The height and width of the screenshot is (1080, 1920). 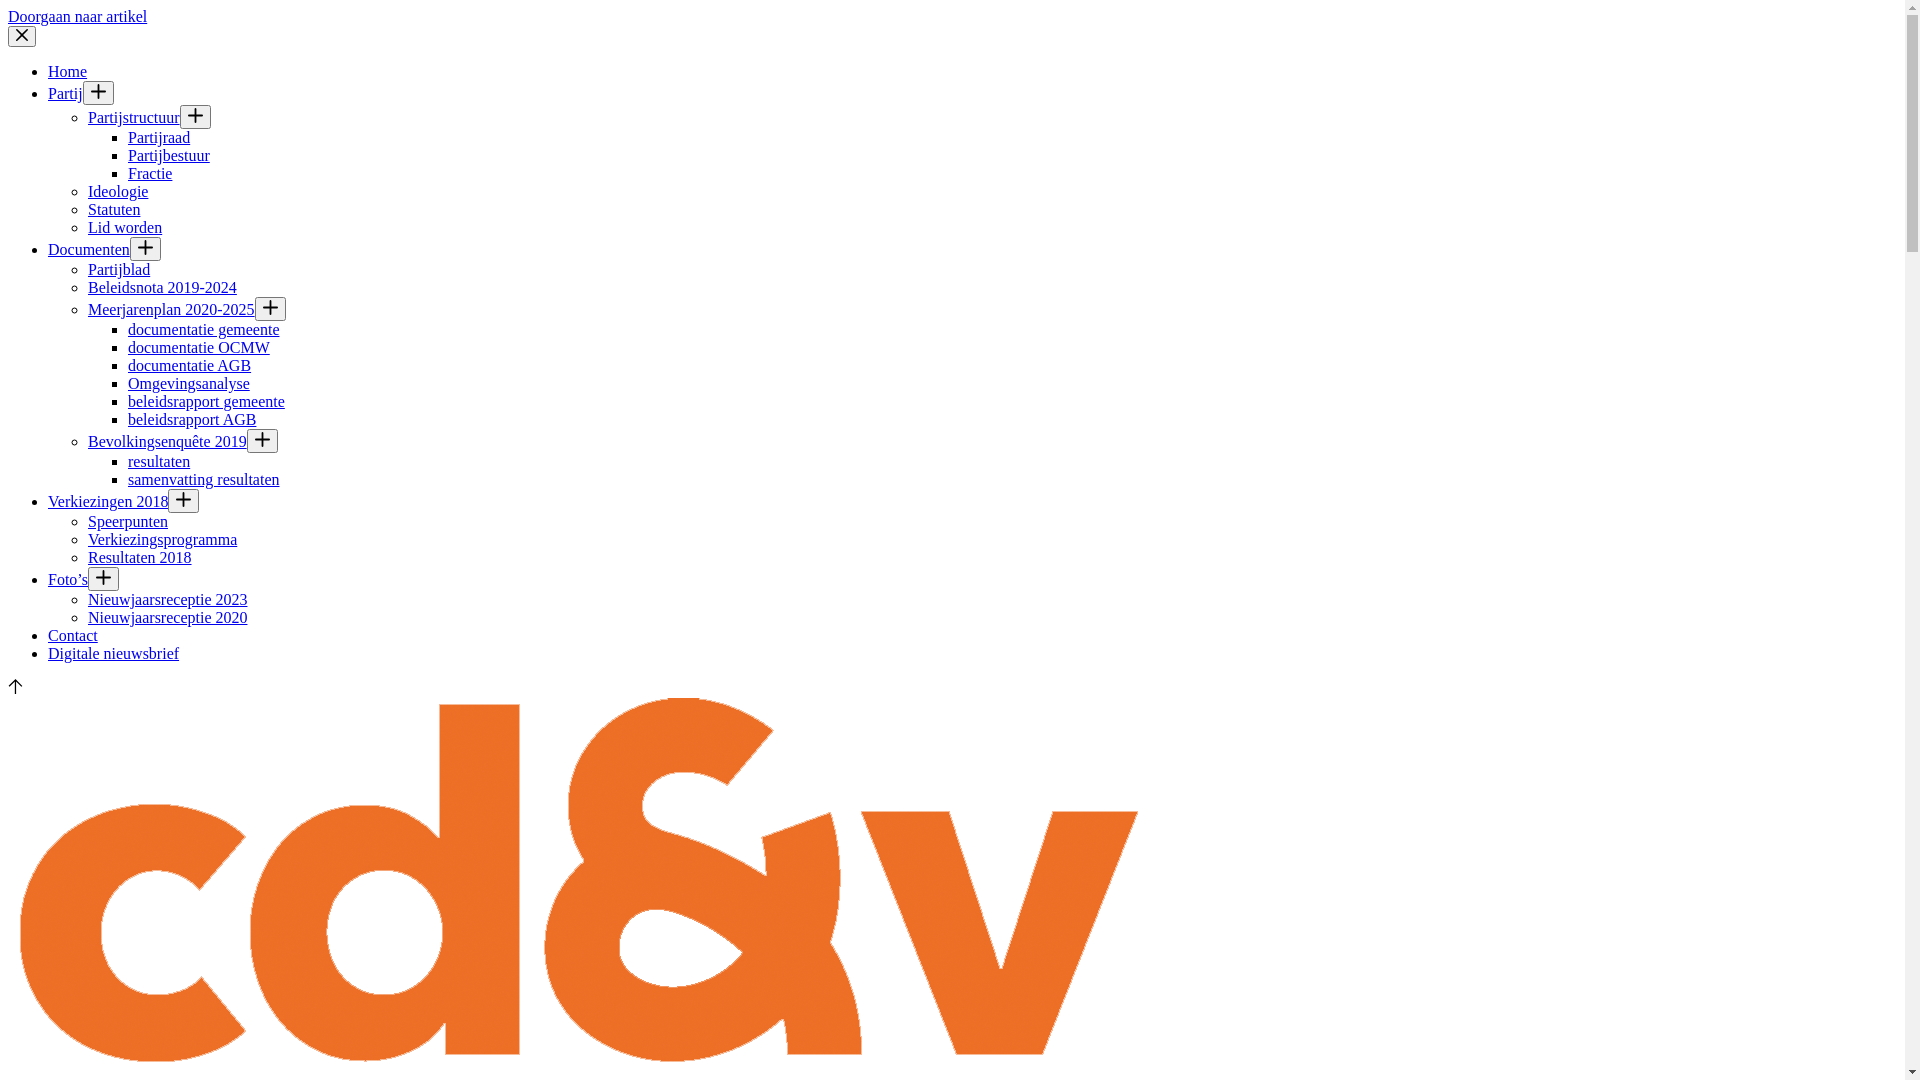 I want to click on 'documentatie gemeente', so click(x=203, y=328).